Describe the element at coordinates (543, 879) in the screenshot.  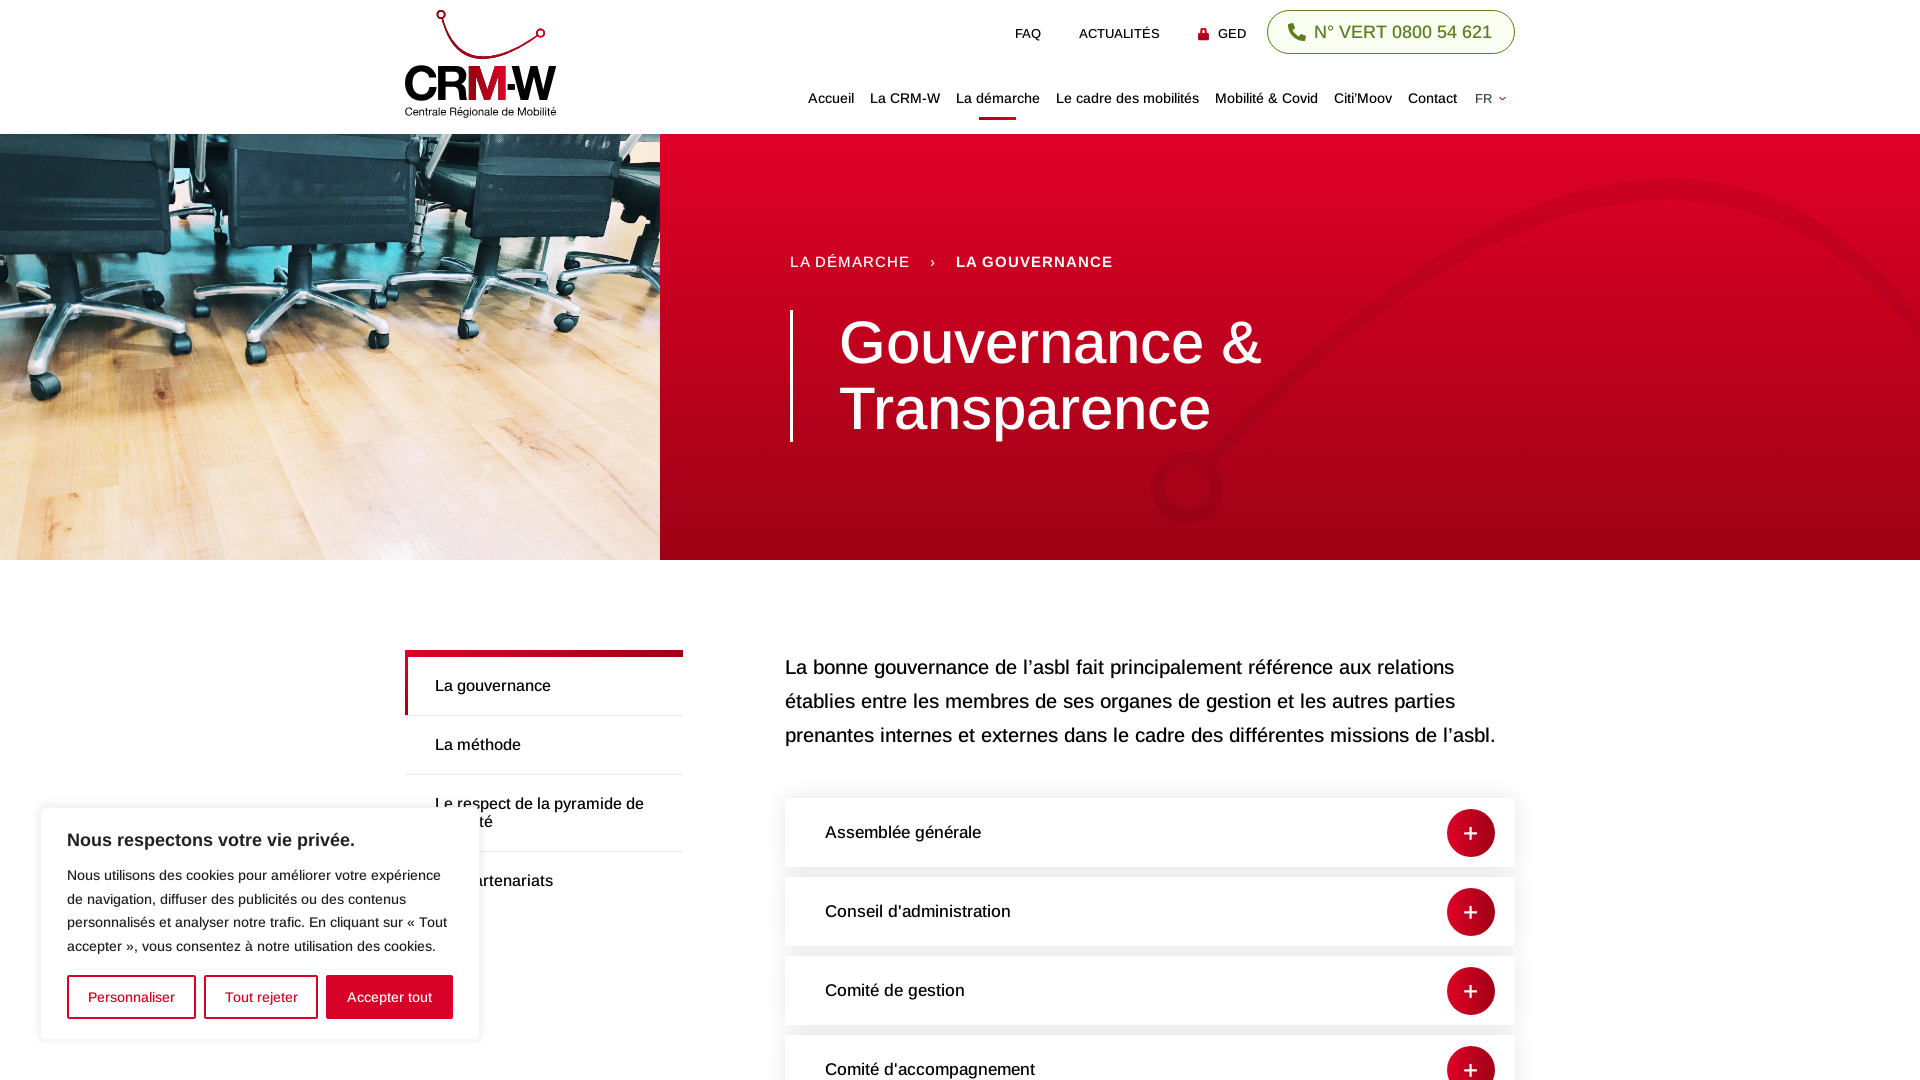
I see `'Les partenariats'` at that location.